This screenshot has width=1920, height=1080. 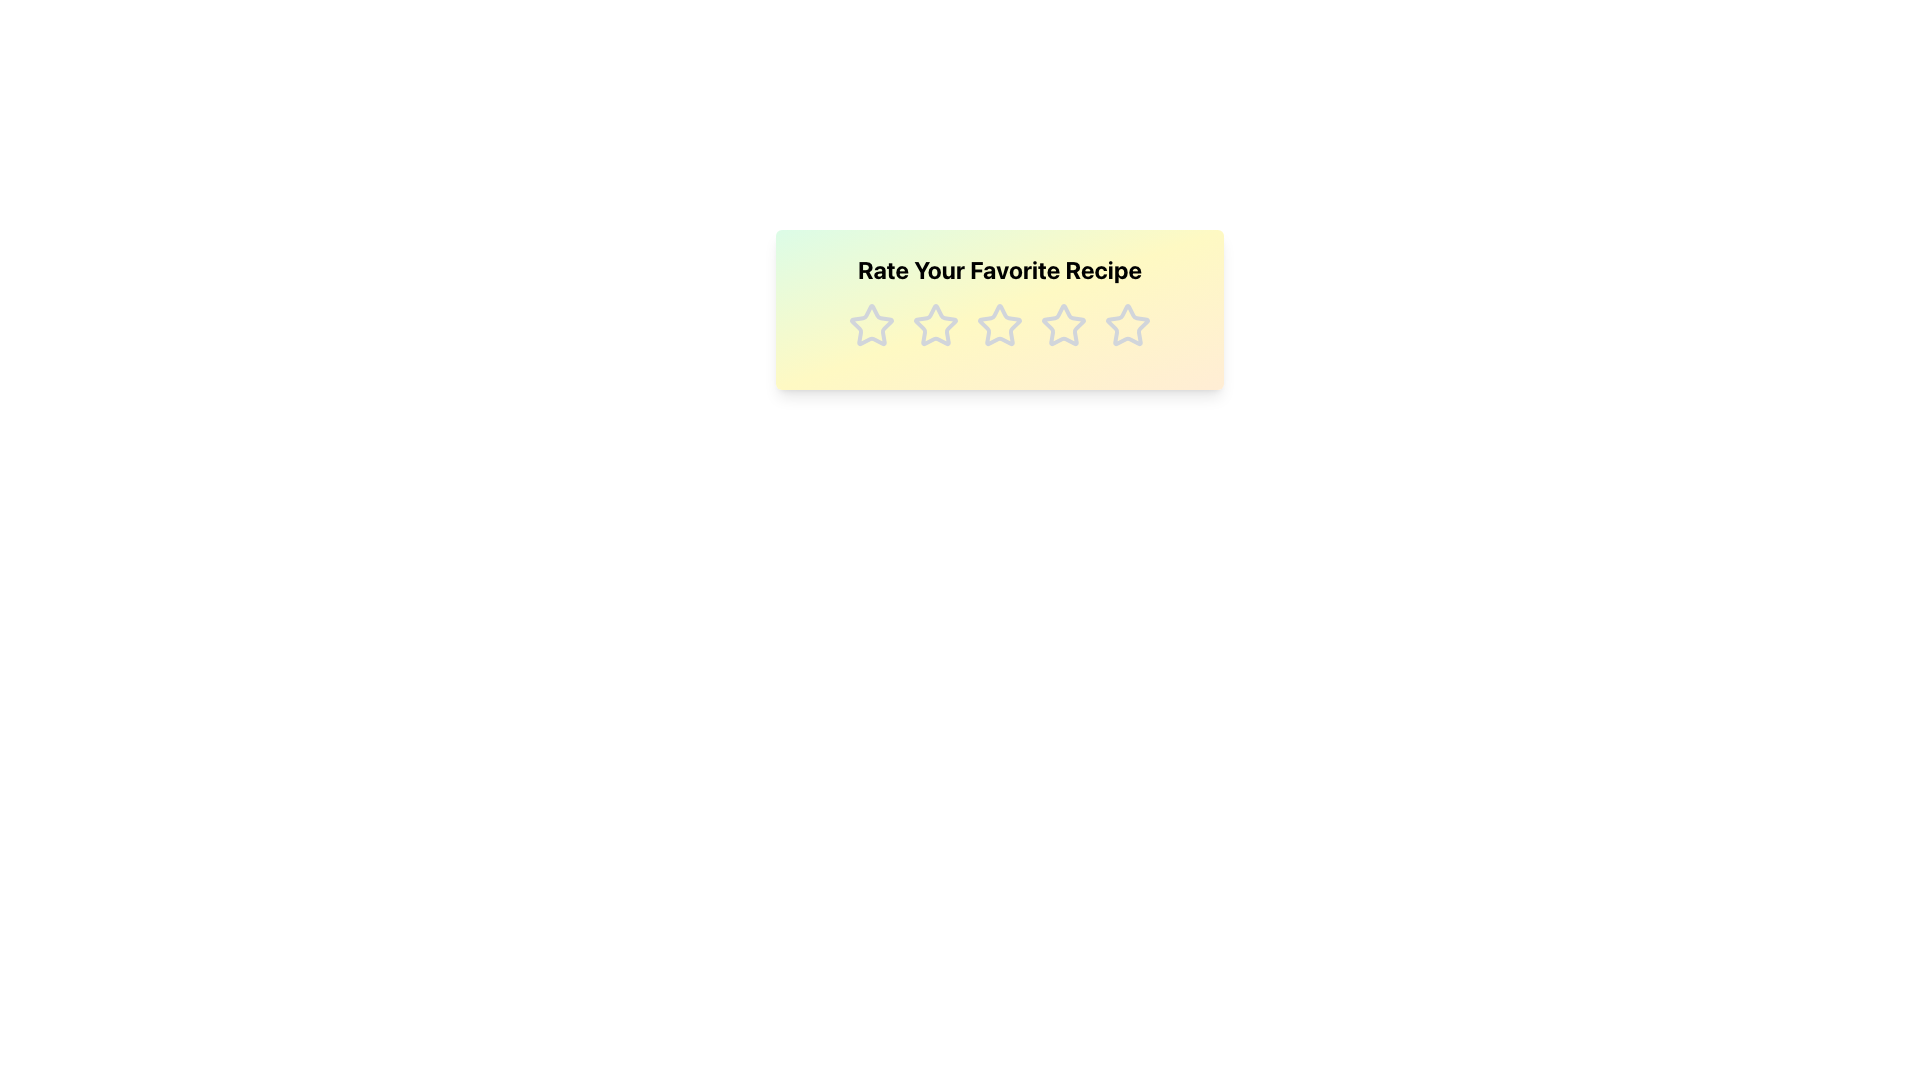 What do you see at coordinates (1063, 324) in the screenshot?
I see `the fourth star icon in a 5-star rating system` at bounding box center [1063, 324].